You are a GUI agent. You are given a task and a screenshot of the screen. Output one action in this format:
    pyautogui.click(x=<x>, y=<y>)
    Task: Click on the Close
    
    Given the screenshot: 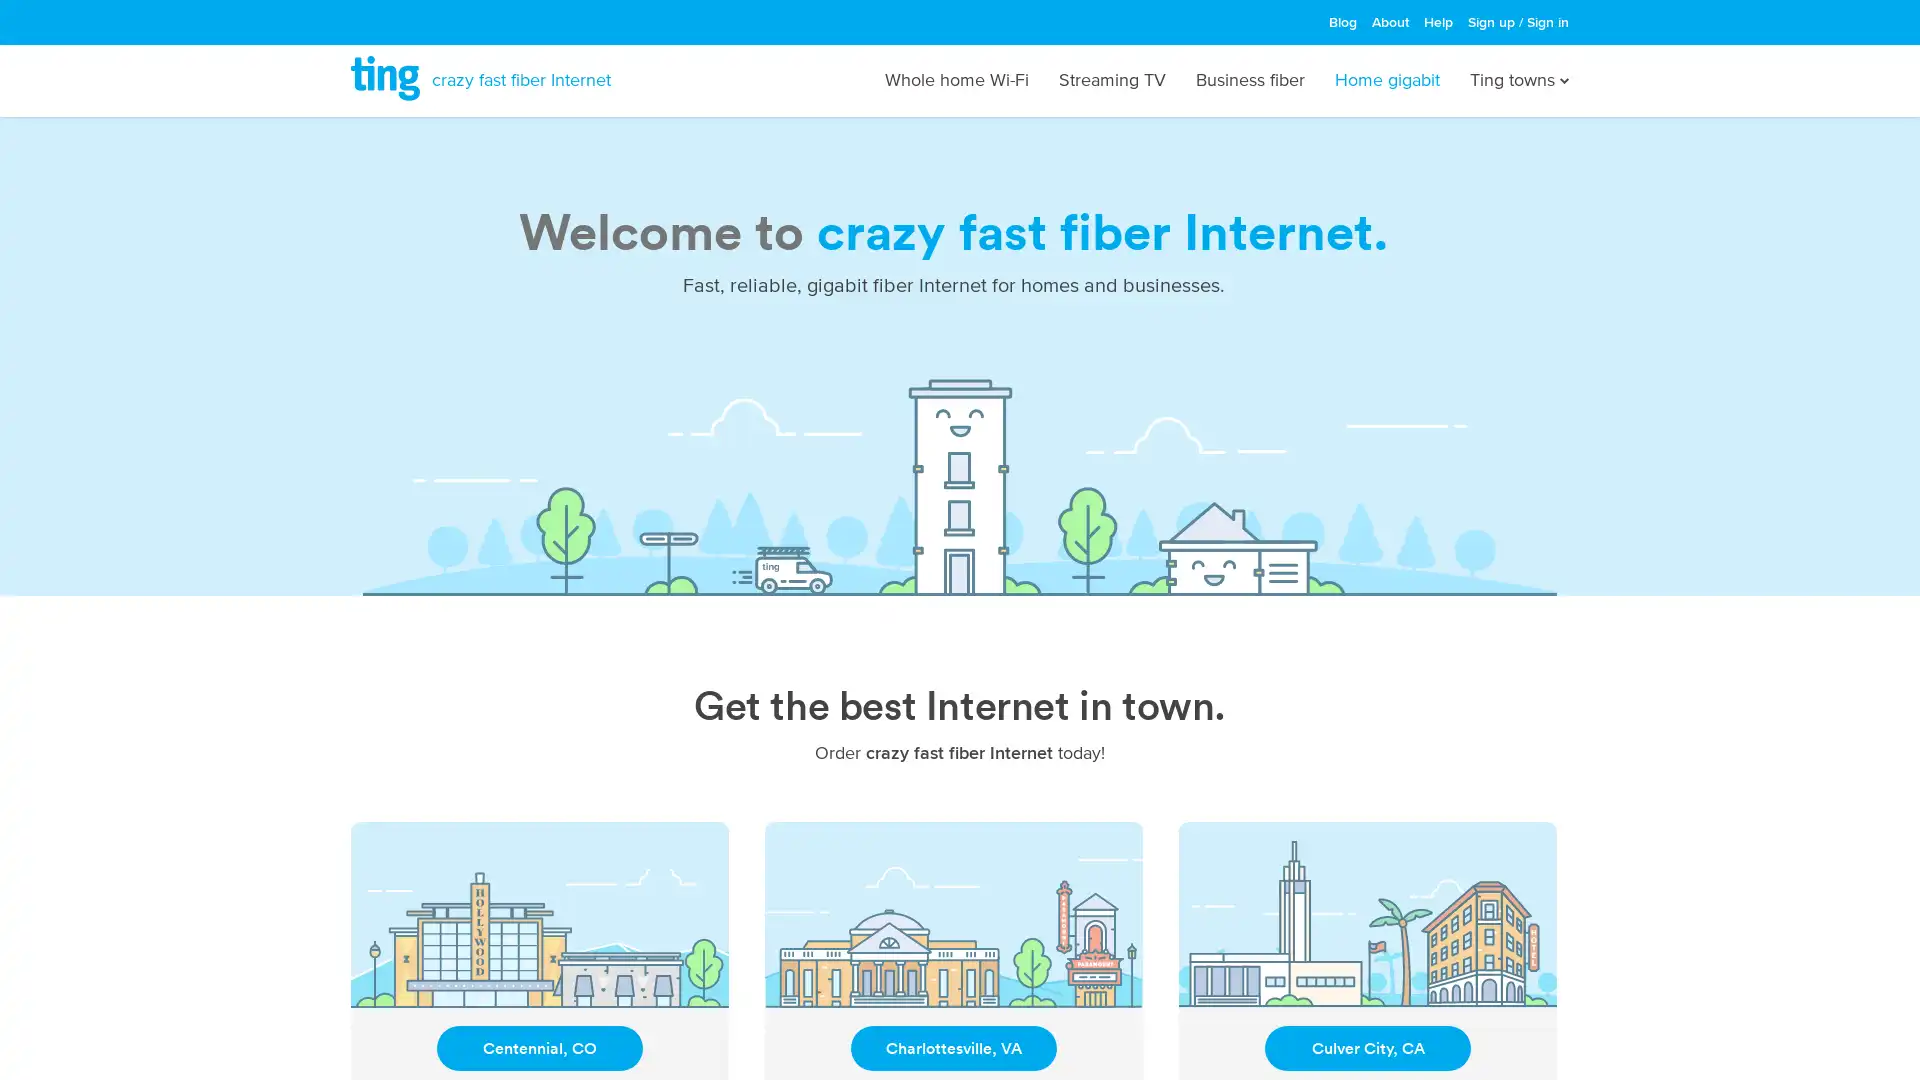 What is the action you would take?
    pyautogui.click(x=1220, y=364)
    